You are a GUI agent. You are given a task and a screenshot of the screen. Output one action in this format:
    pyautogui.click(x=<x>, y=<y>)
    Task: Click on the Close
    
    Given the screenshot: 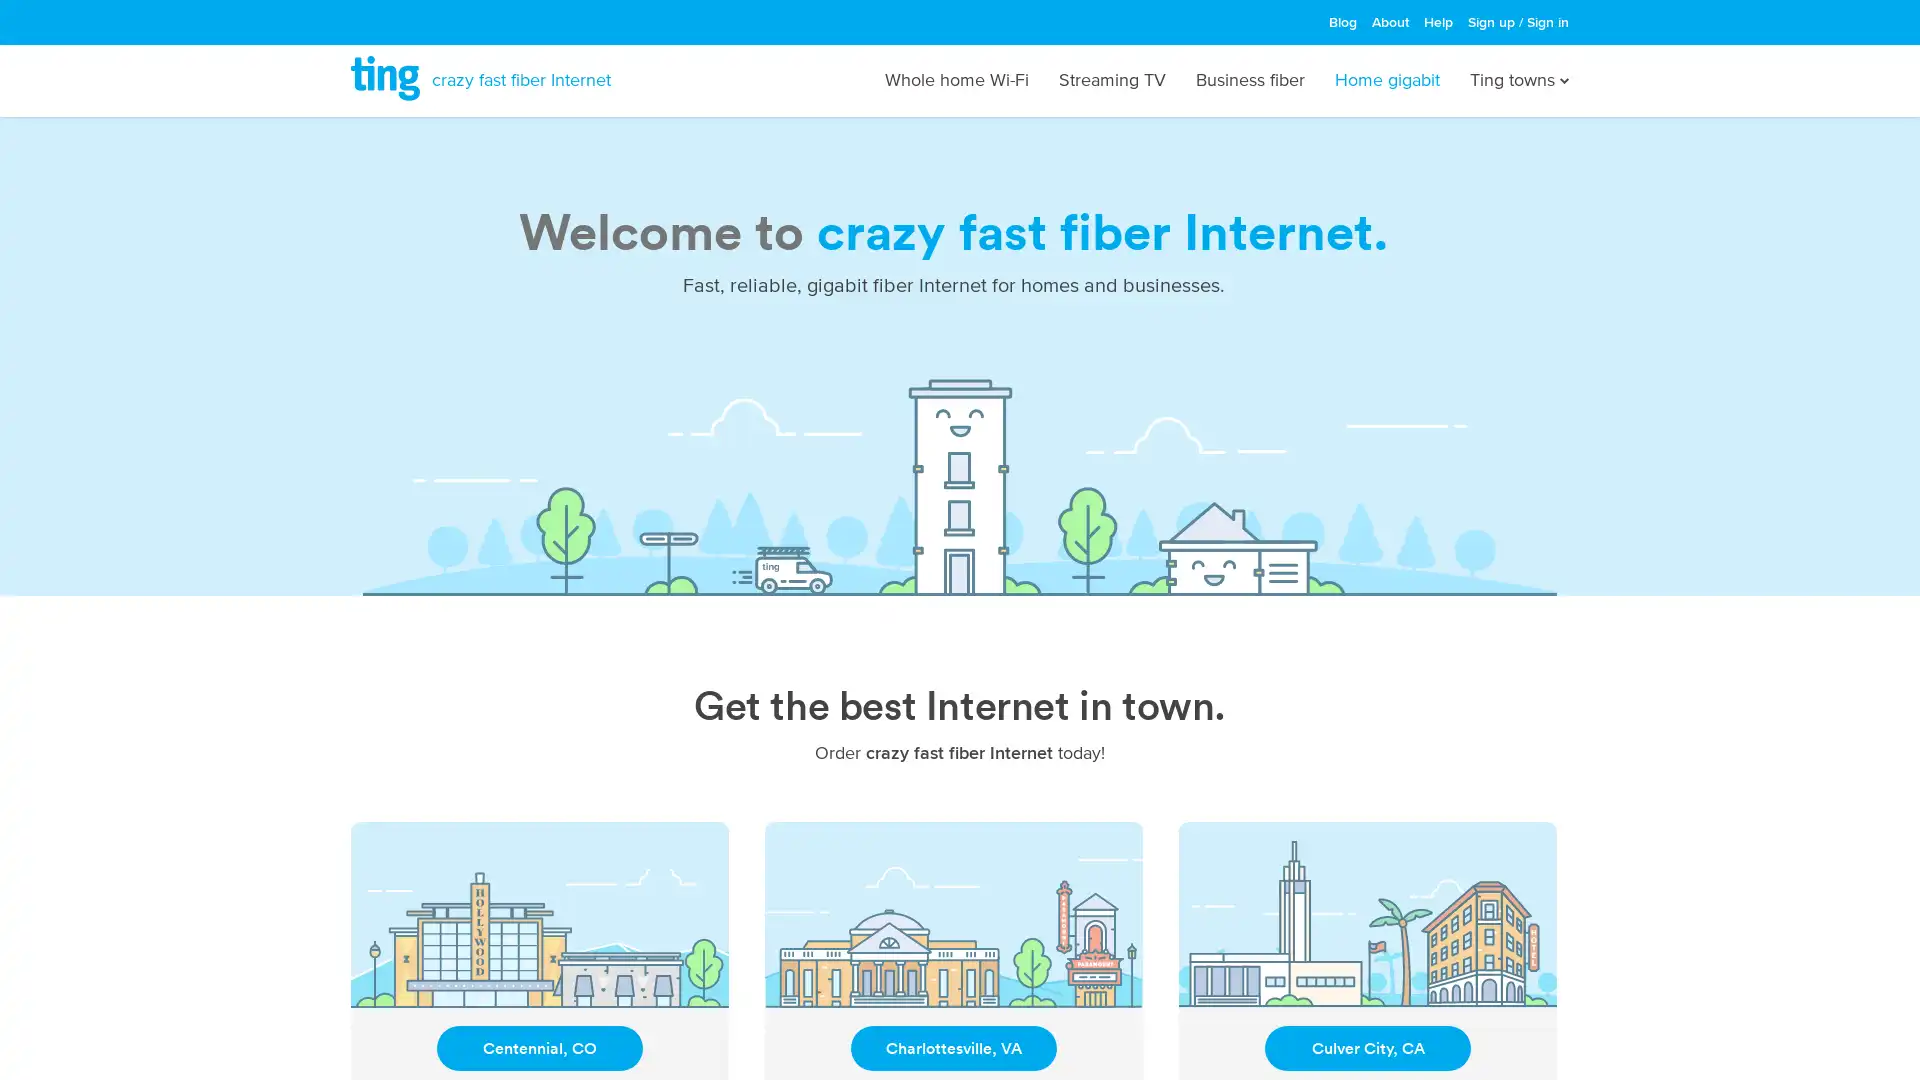 What is the action you would take?
    pyautogui.click(x=1220, y=364)
    